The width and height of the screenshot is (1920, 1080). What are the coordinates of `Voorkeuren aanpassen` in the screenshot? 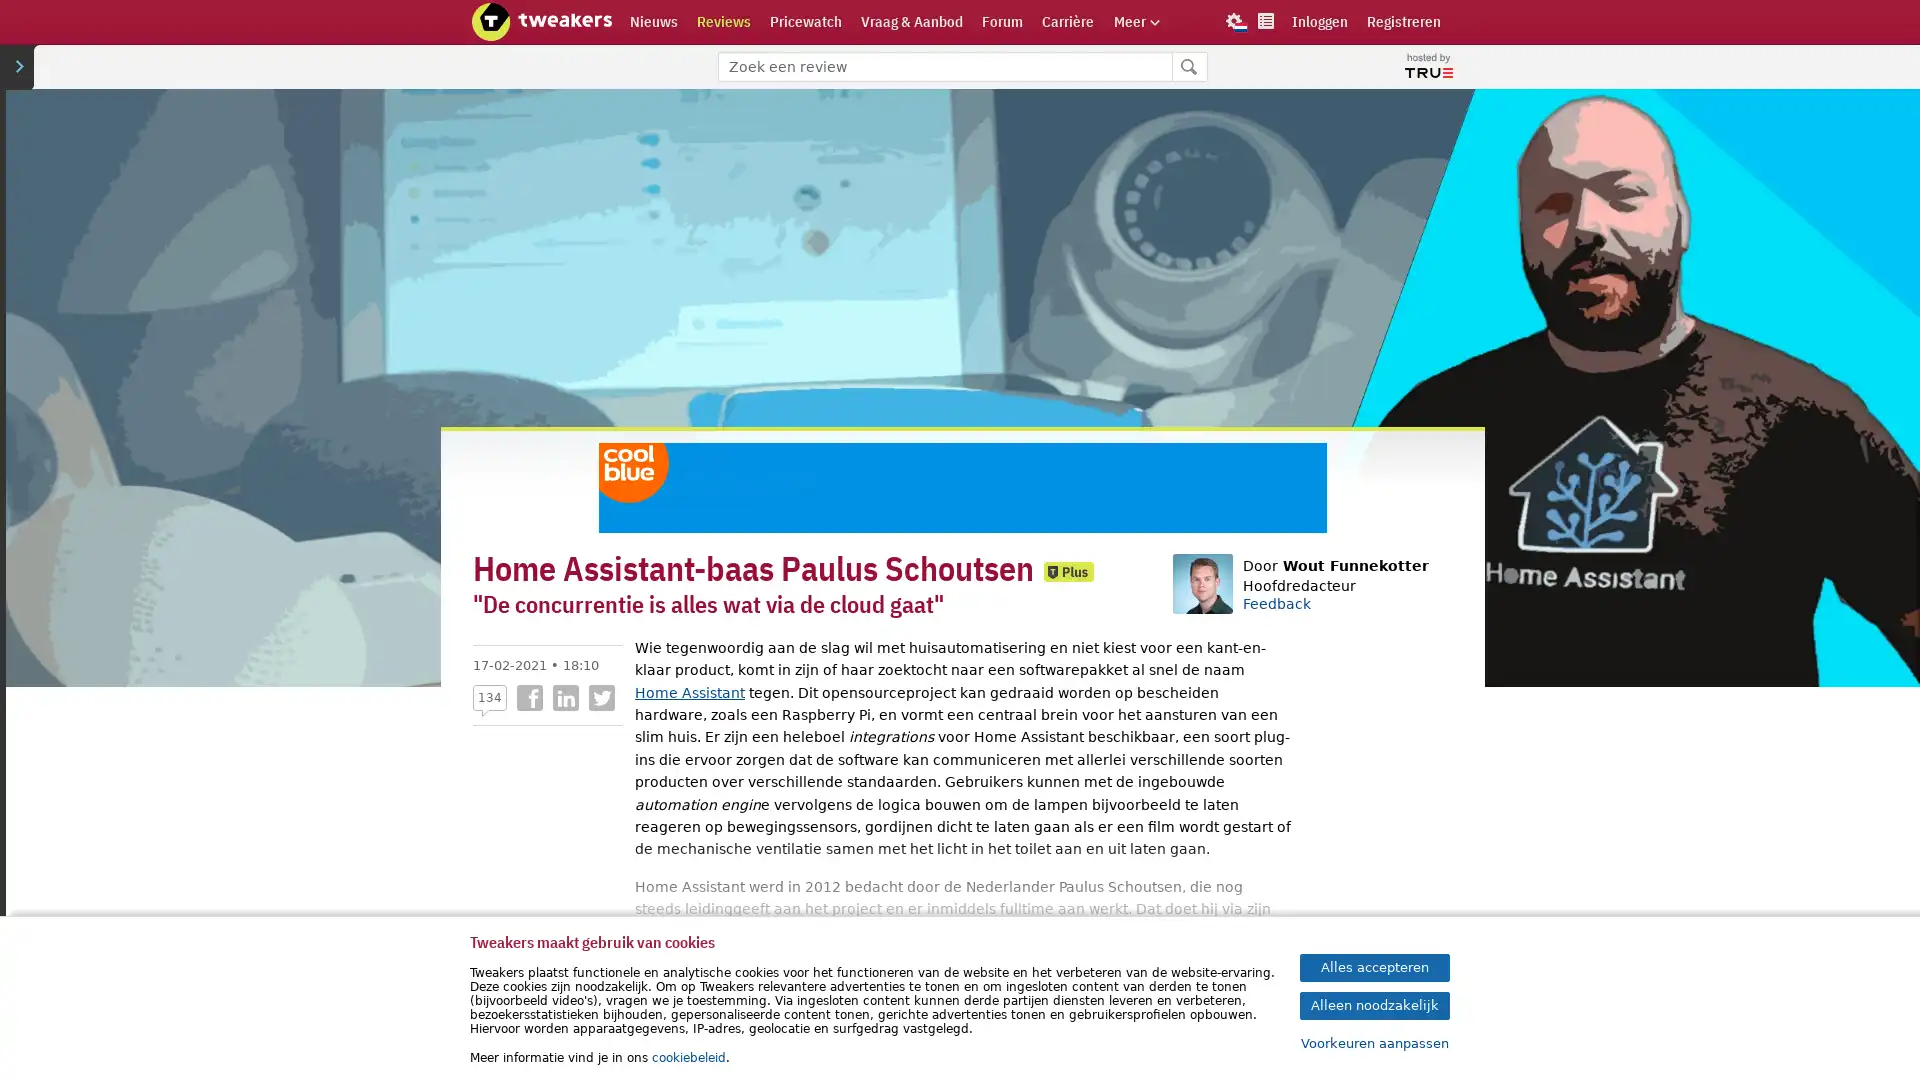 It's located at (1373, 1043).